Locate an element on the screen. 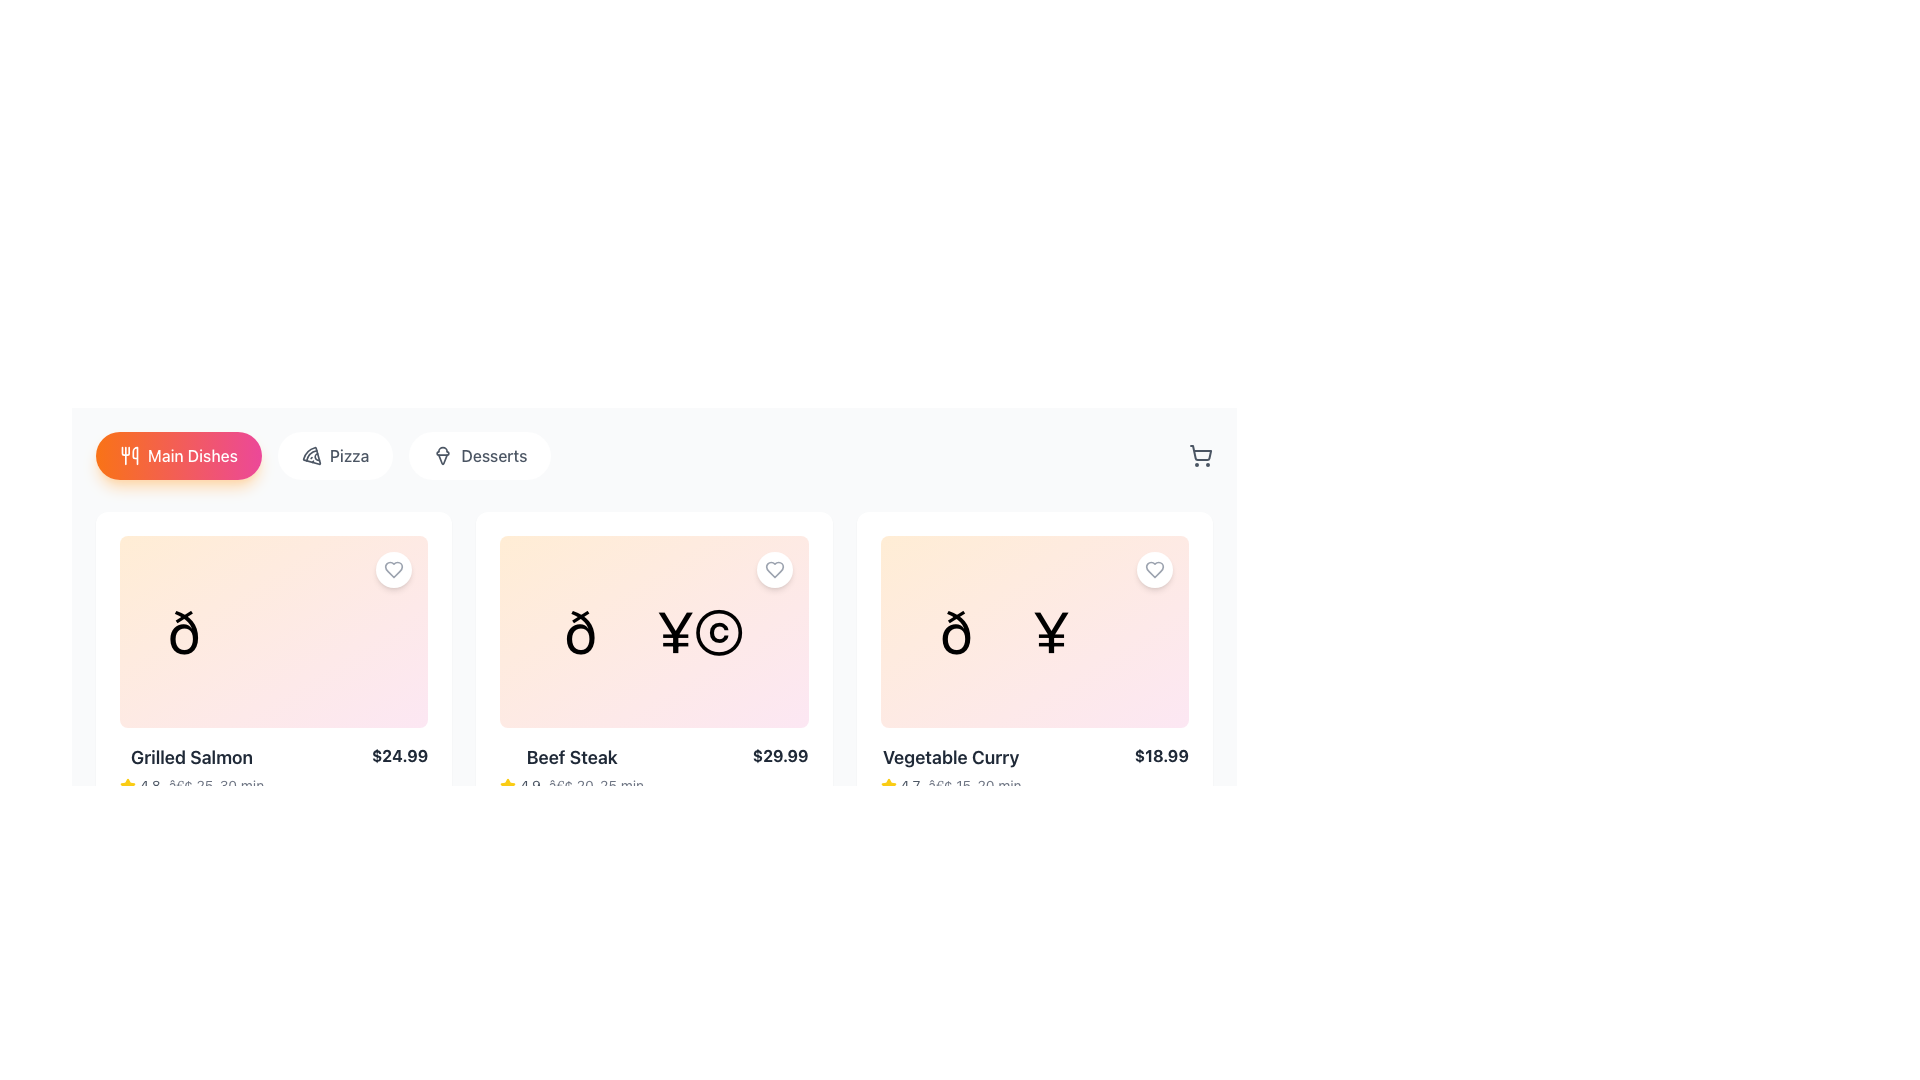  the pizza SVG icon is located at coordinates (311, 455).